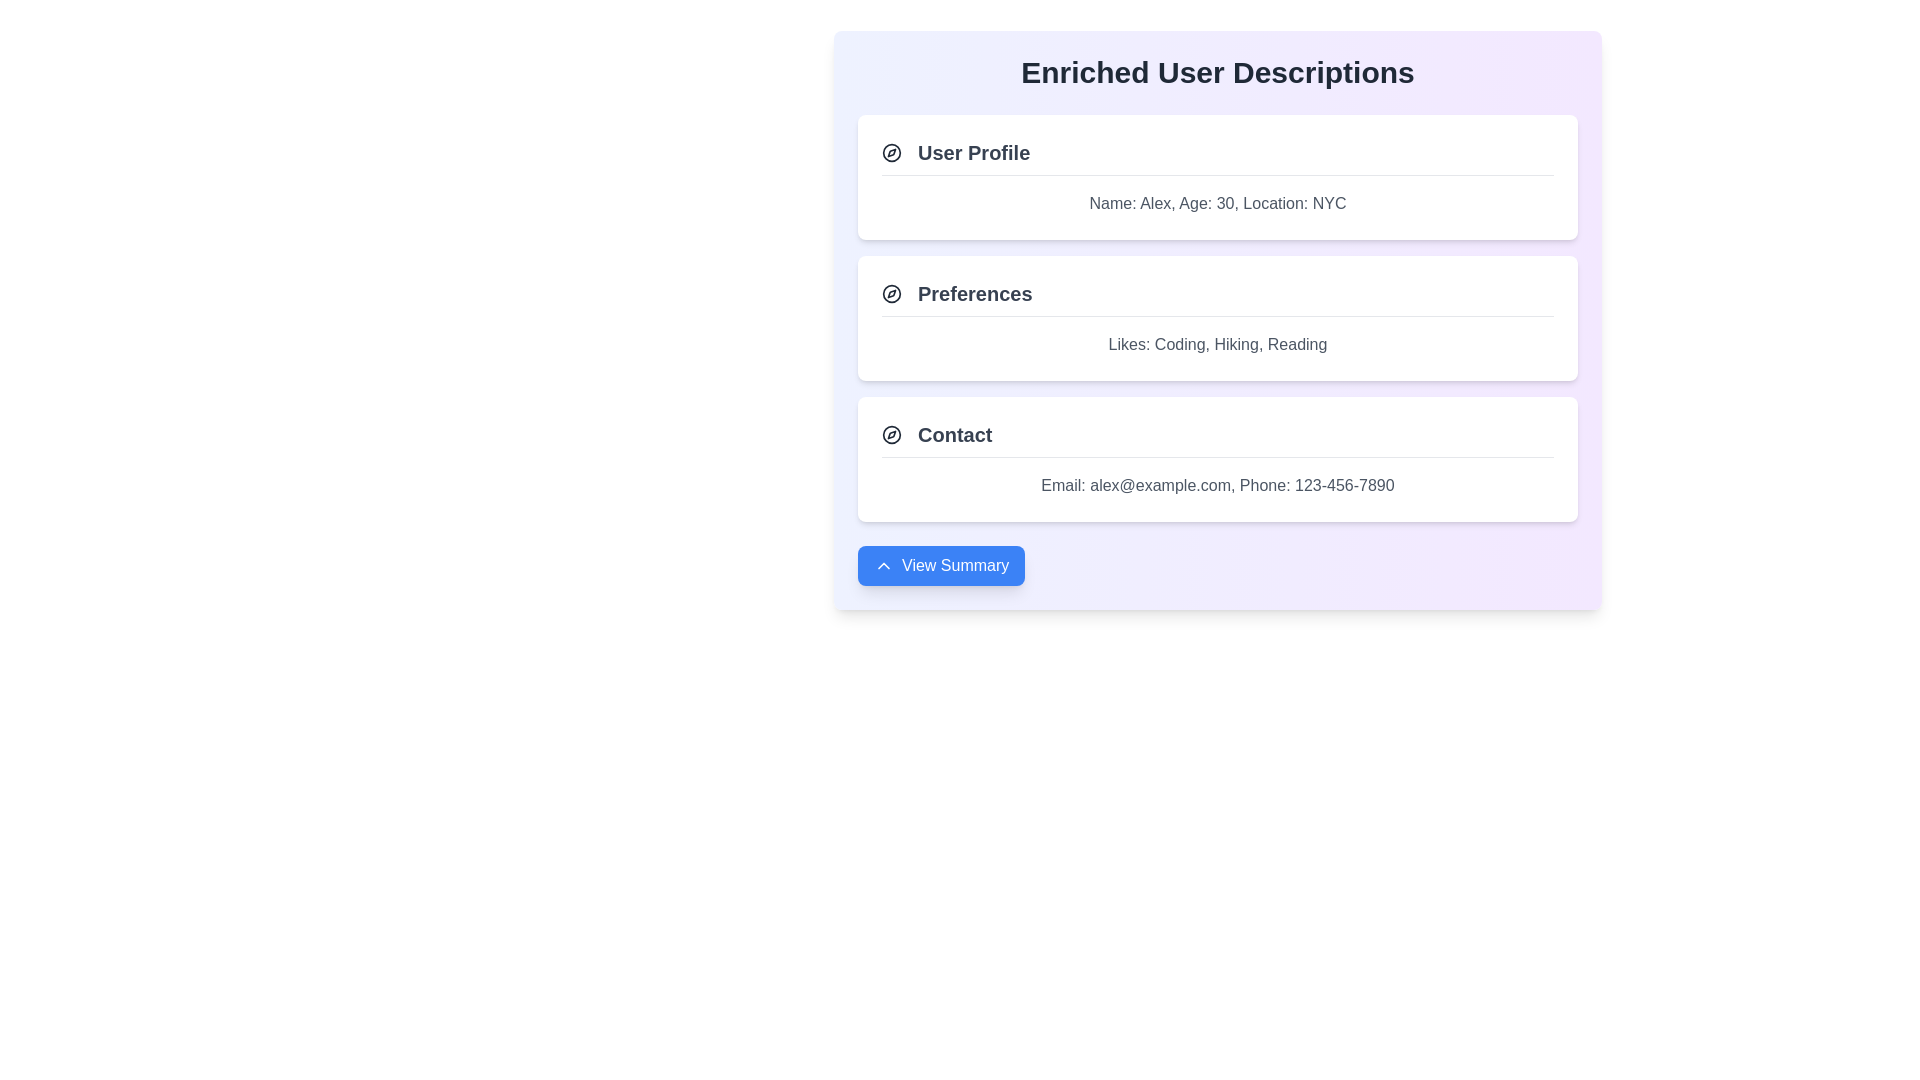 The height and width of the screenshot is (1080, 1920). Describe the element at coordinates (954, 434) in the screenshot. I see `the 'Contact' text label, which is styled in bold dark gray and located in the third section of the main content, next to a compass icon` at that location.